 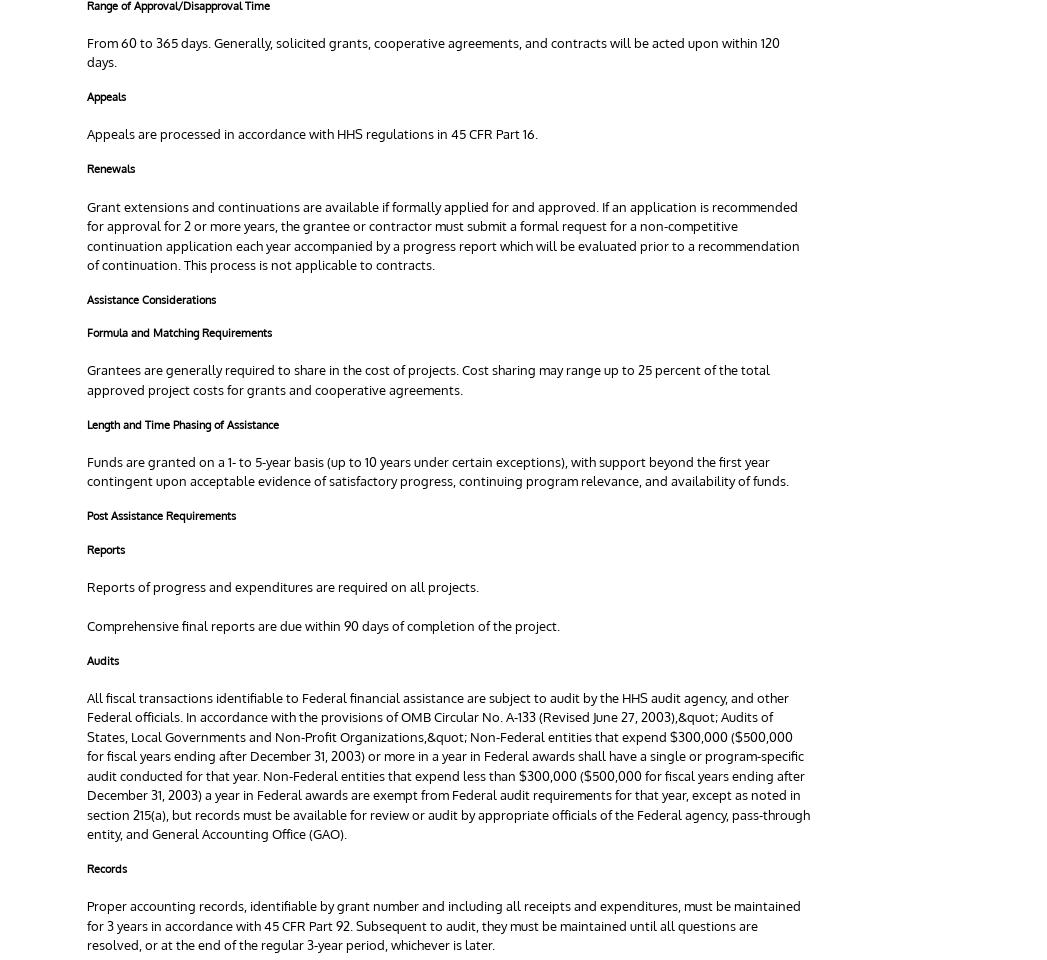 I want to click on 'Length and Time Phasing of Assistance', so click(x=183, y=424).